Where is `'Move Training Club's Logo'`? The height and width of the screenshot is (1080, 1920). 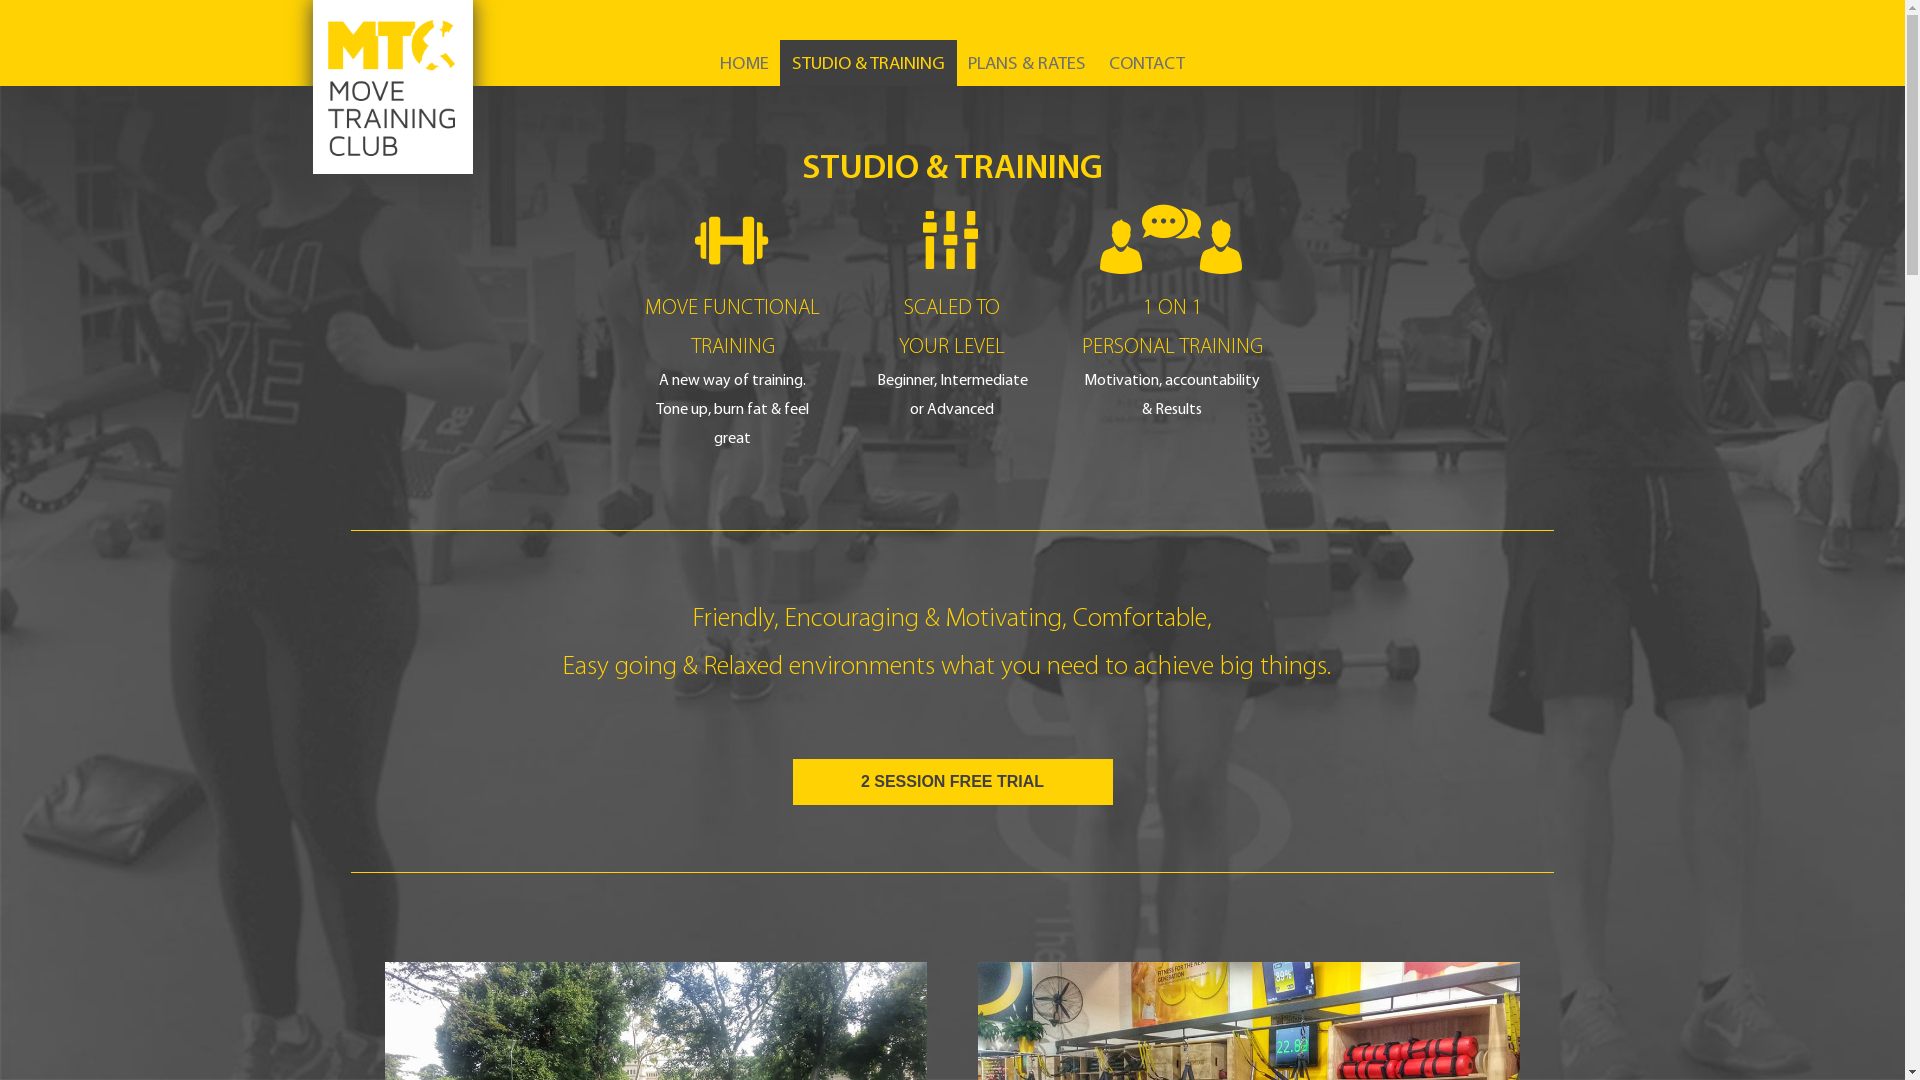 'Move Training Club's Logo' is located at coordinates (311, 86).